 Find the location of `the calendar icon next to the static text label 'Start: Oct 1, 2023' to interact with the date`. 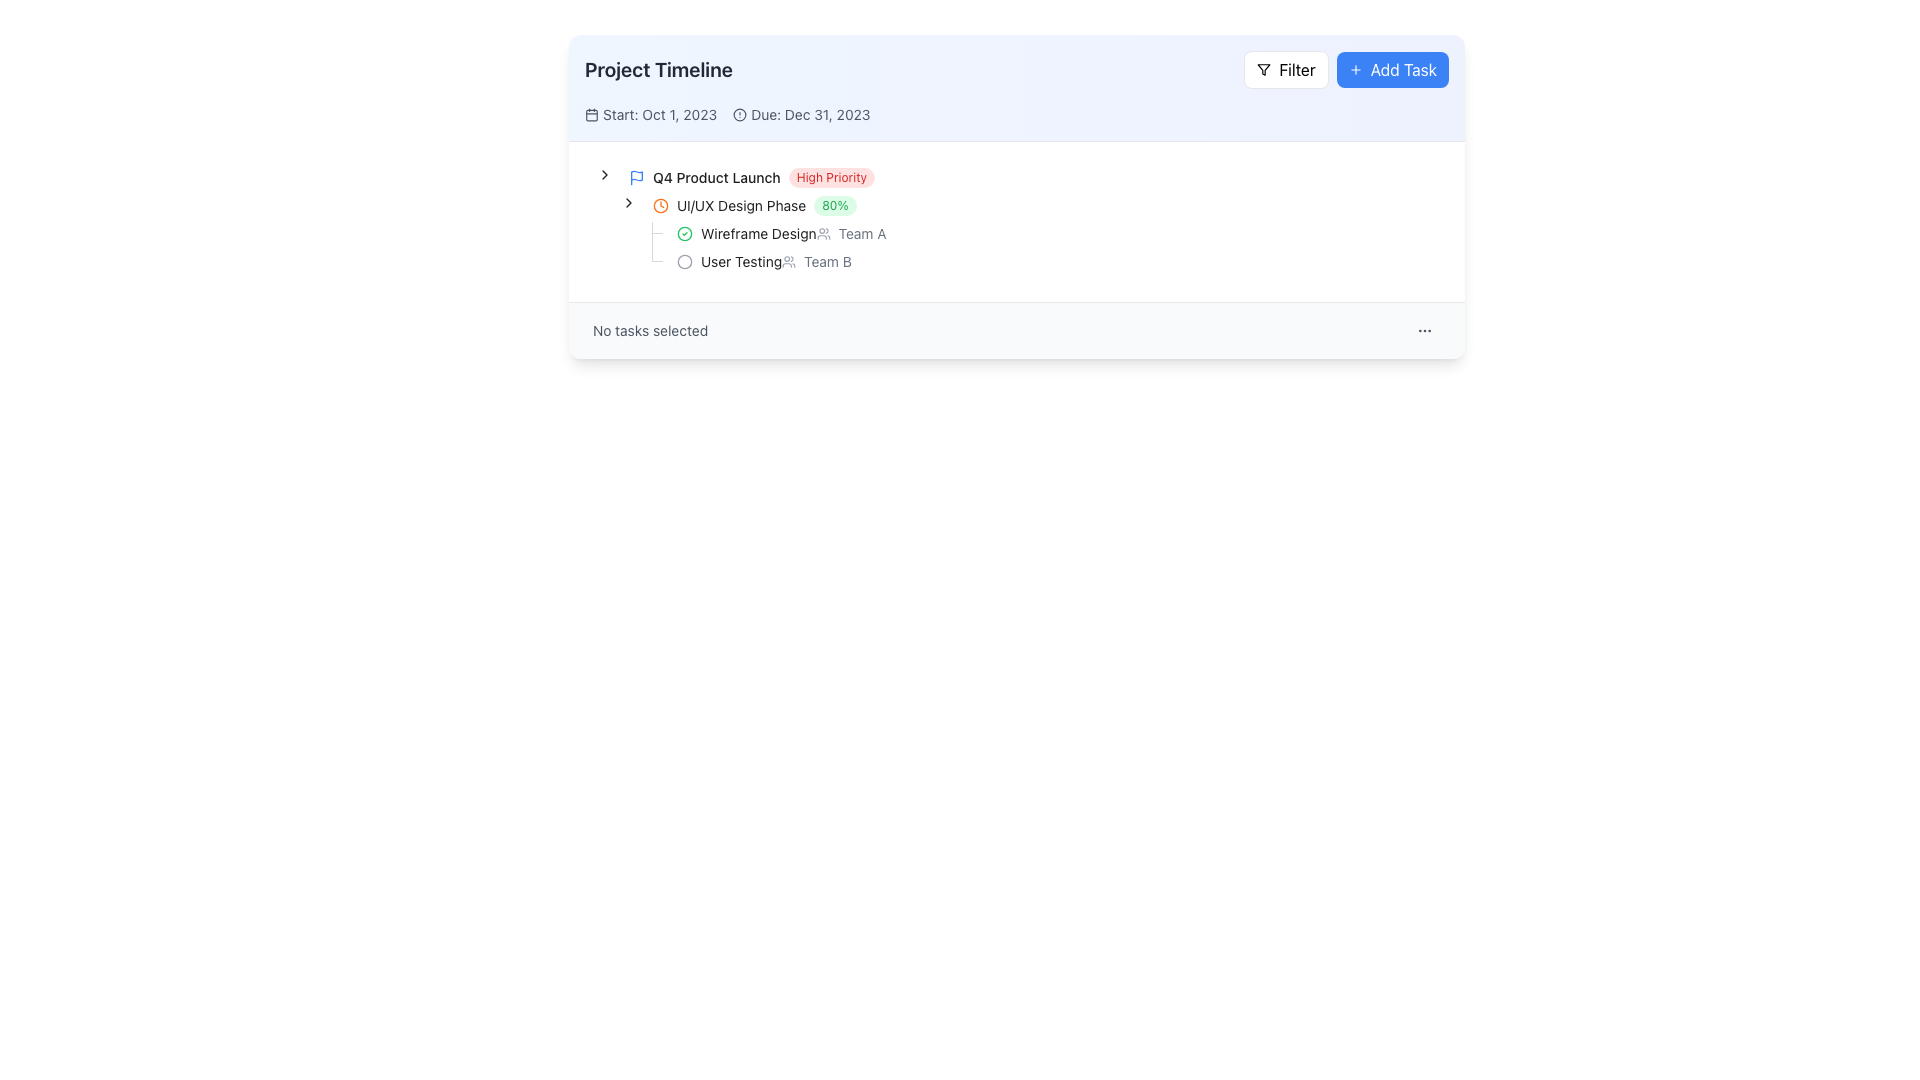

the calendar icon next to the static text label 'Start: Oct 1, 2023' to interact with the date is located at coordinates (651, 115).